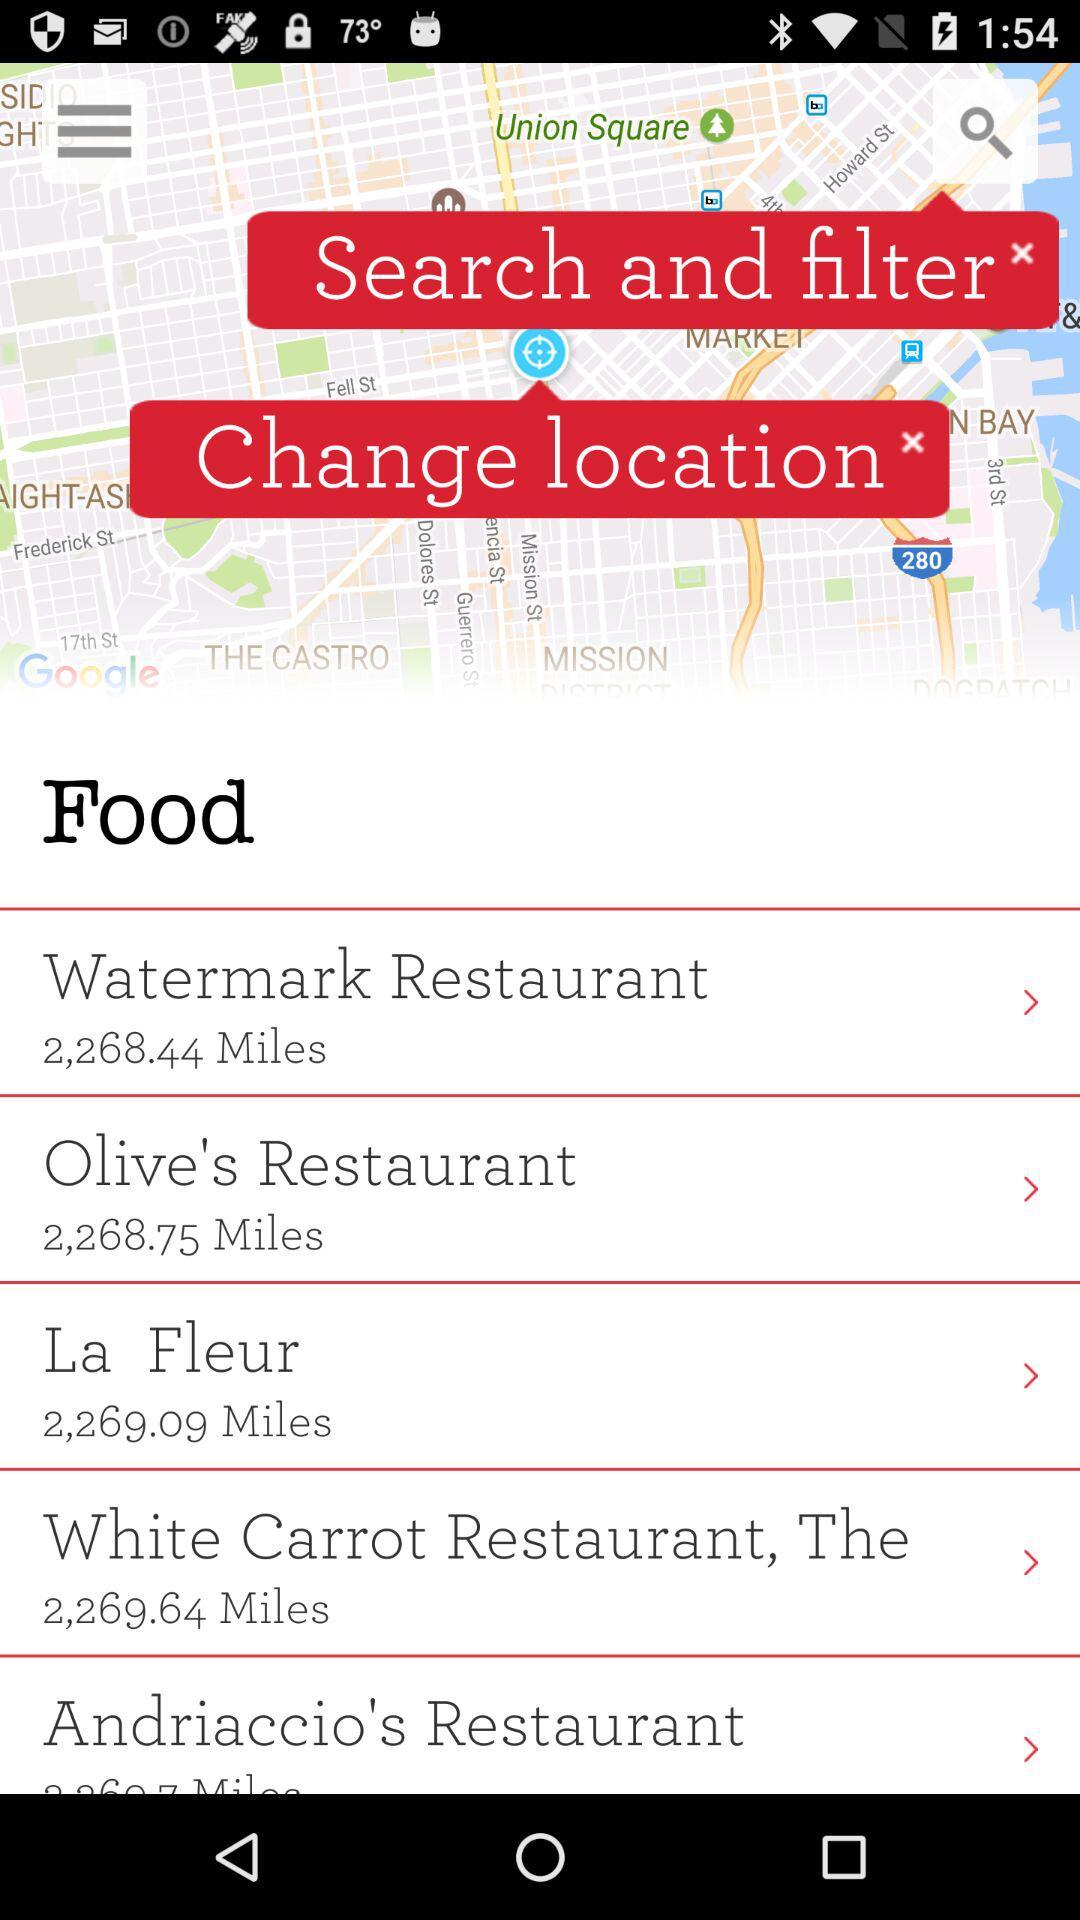 This screenshot has width=1080, height=1920. I want to click on location, so click(912, 440).